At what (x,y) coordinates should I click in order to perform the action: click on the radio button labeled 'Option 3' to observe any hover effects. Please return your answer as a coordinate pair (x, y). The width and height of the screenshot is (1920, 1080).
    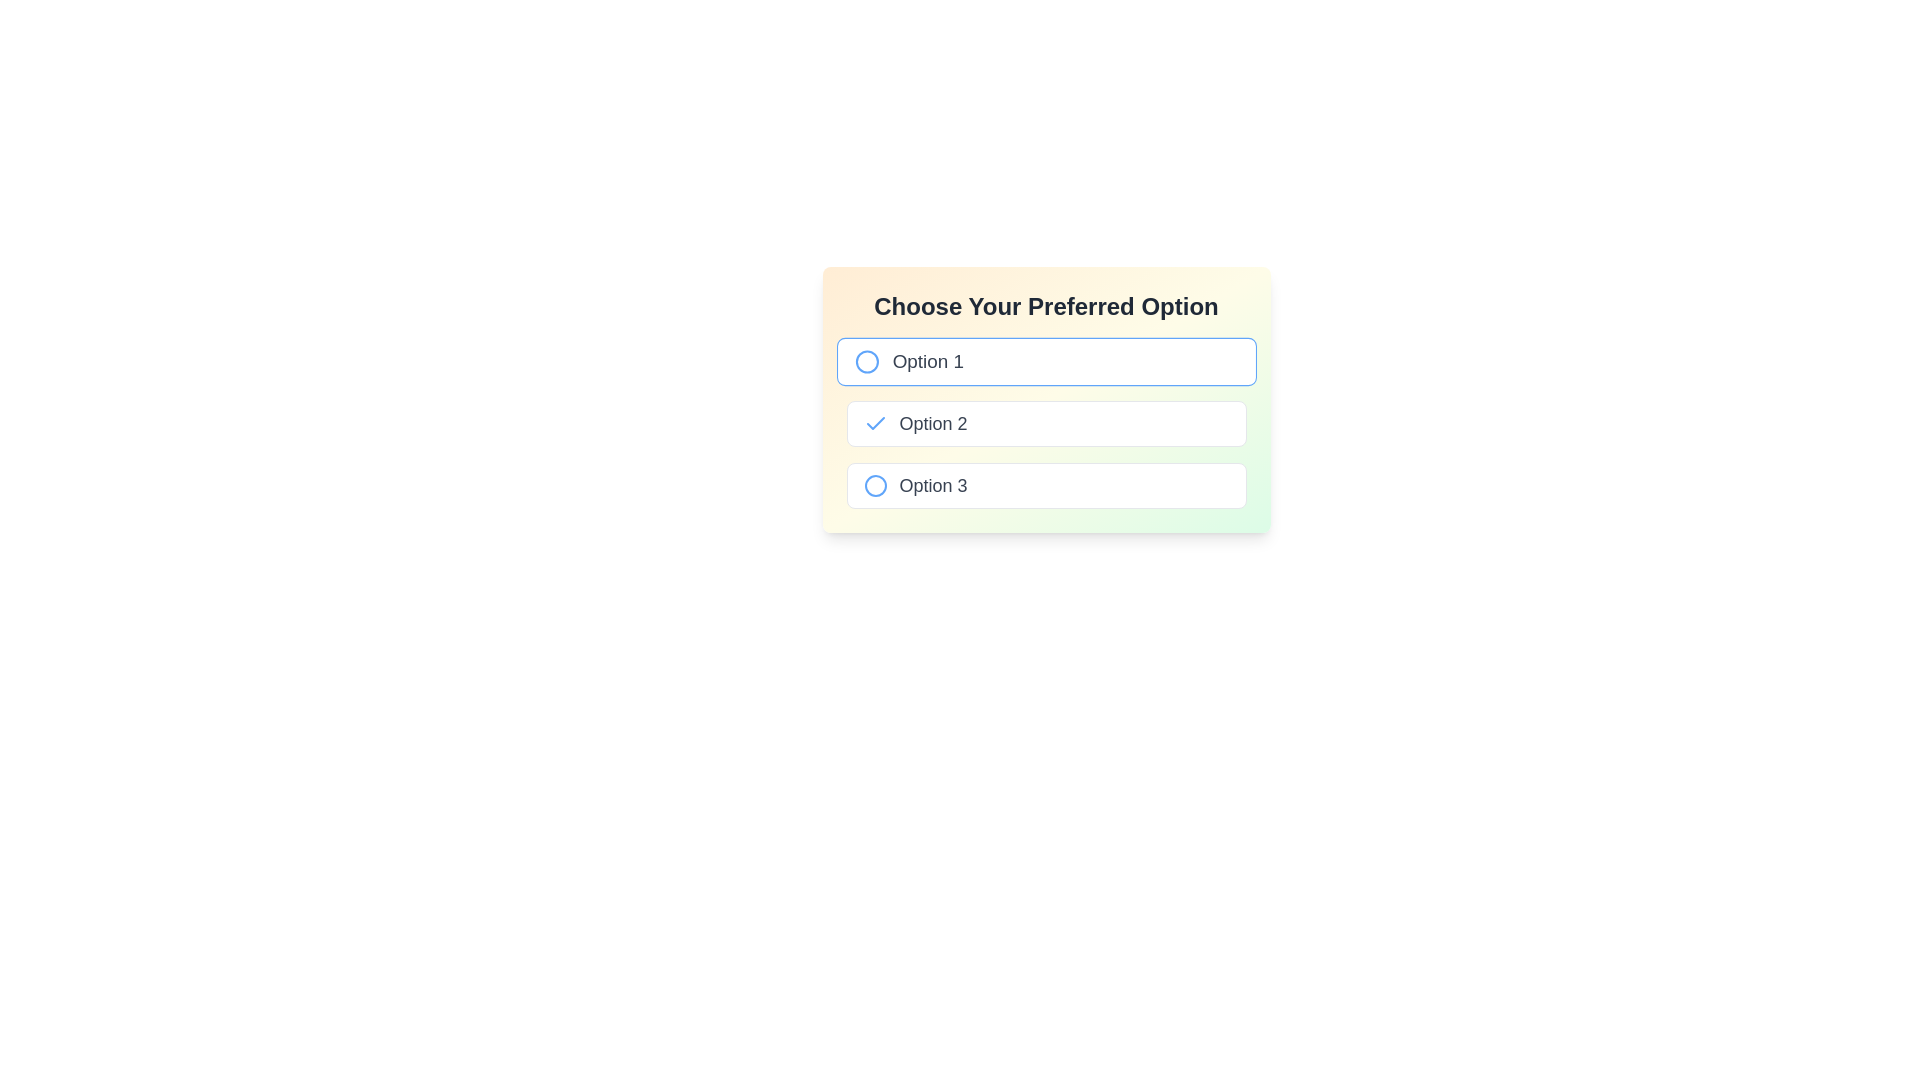
    Looking at the image, I should click on (1045, 486).